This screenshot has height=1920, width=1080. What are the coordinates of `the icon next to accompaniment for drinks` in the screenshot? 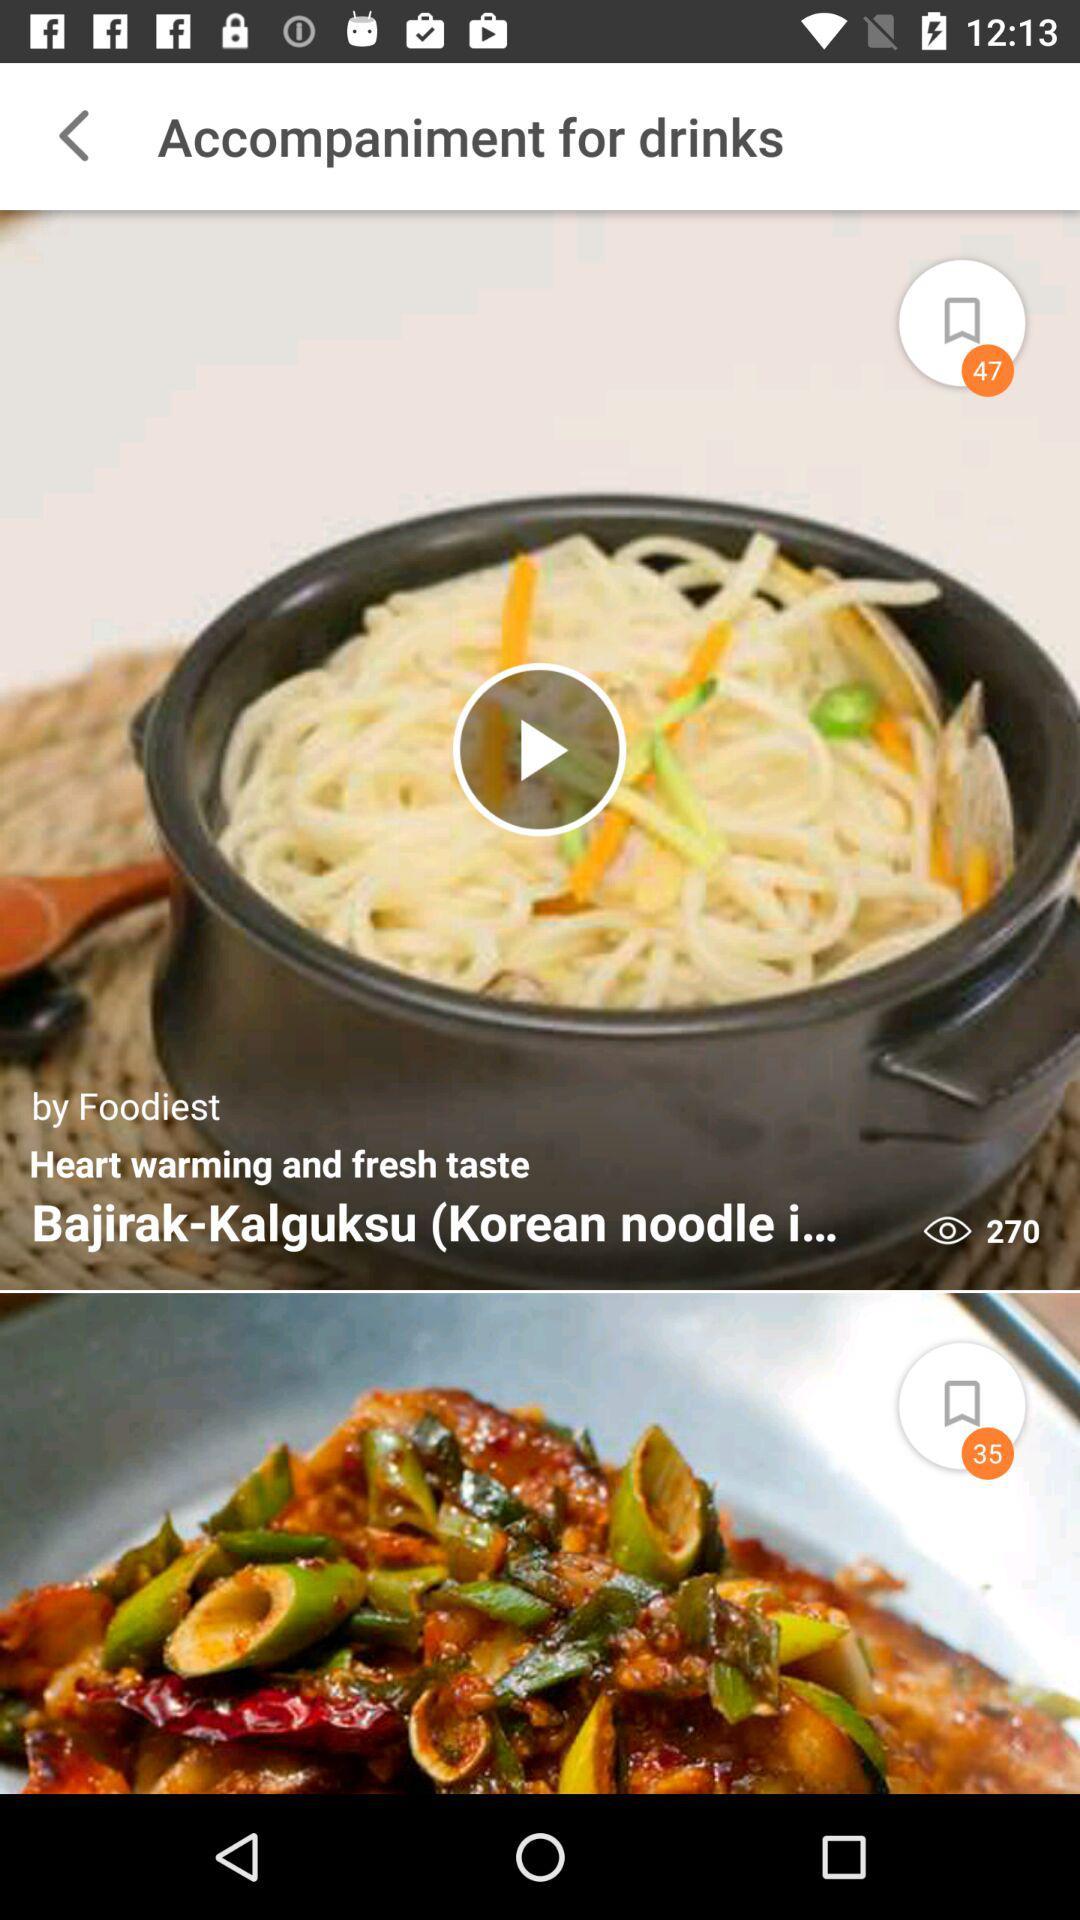 It's located at (72, 135).